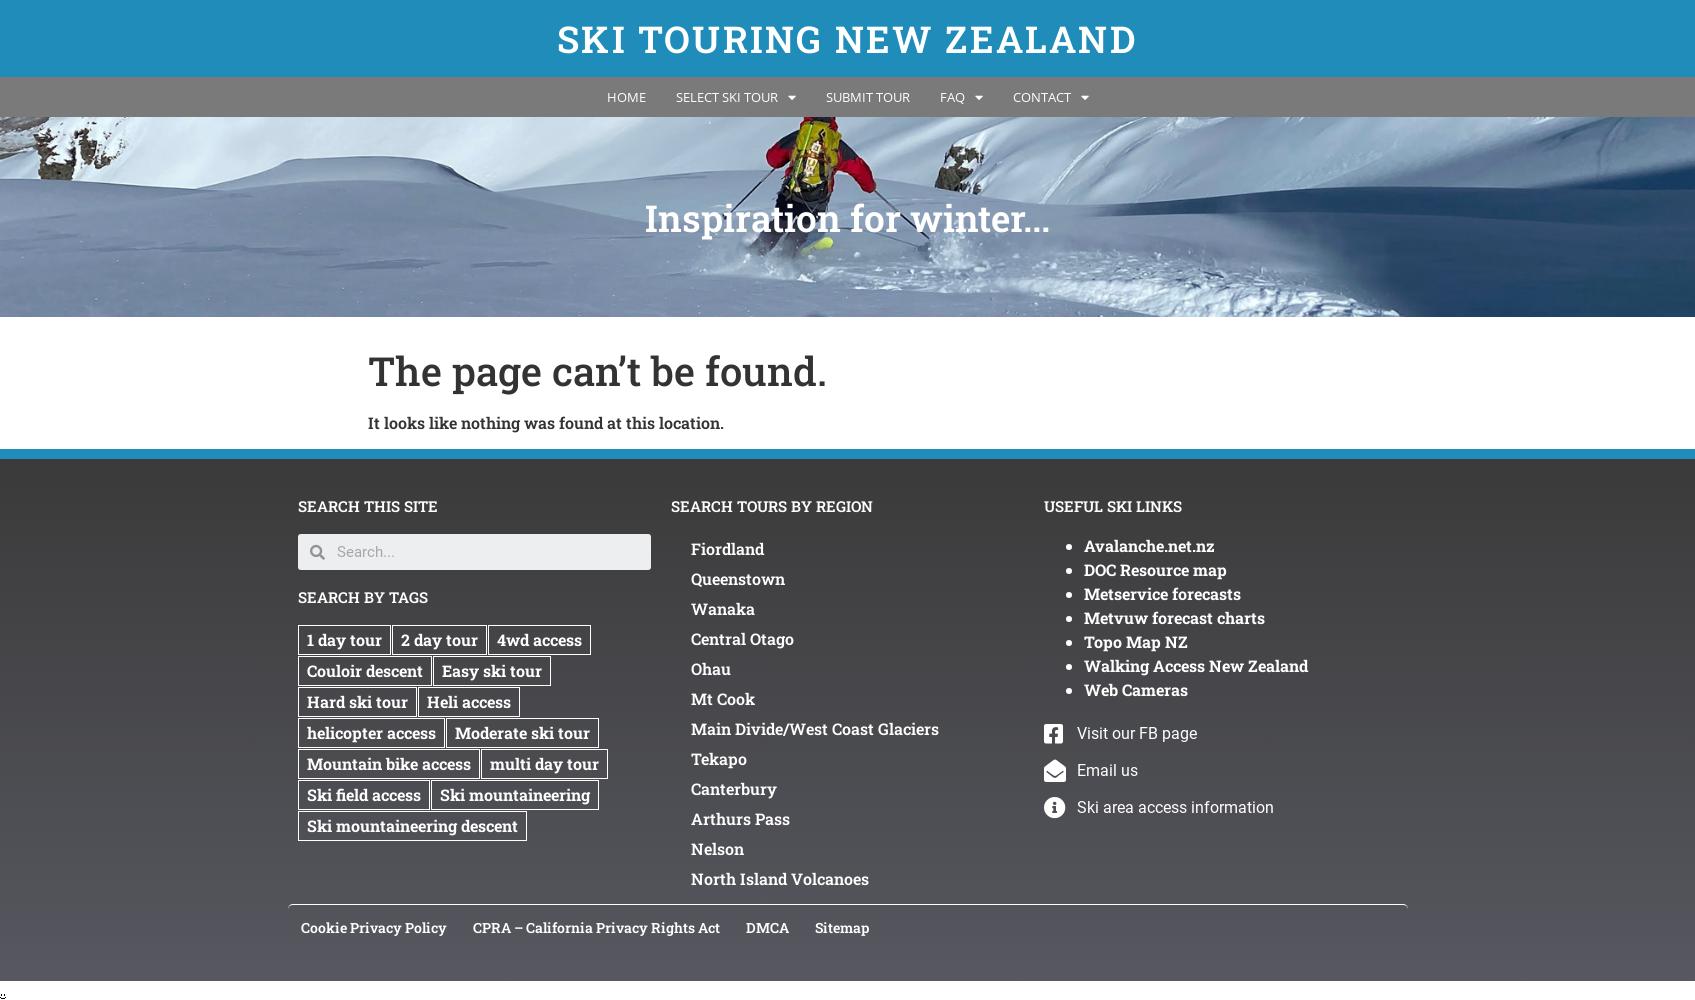  Describe the element at coordinates (724, 96) in the screenshot. I see `'Select Ski Tour'` at that location.